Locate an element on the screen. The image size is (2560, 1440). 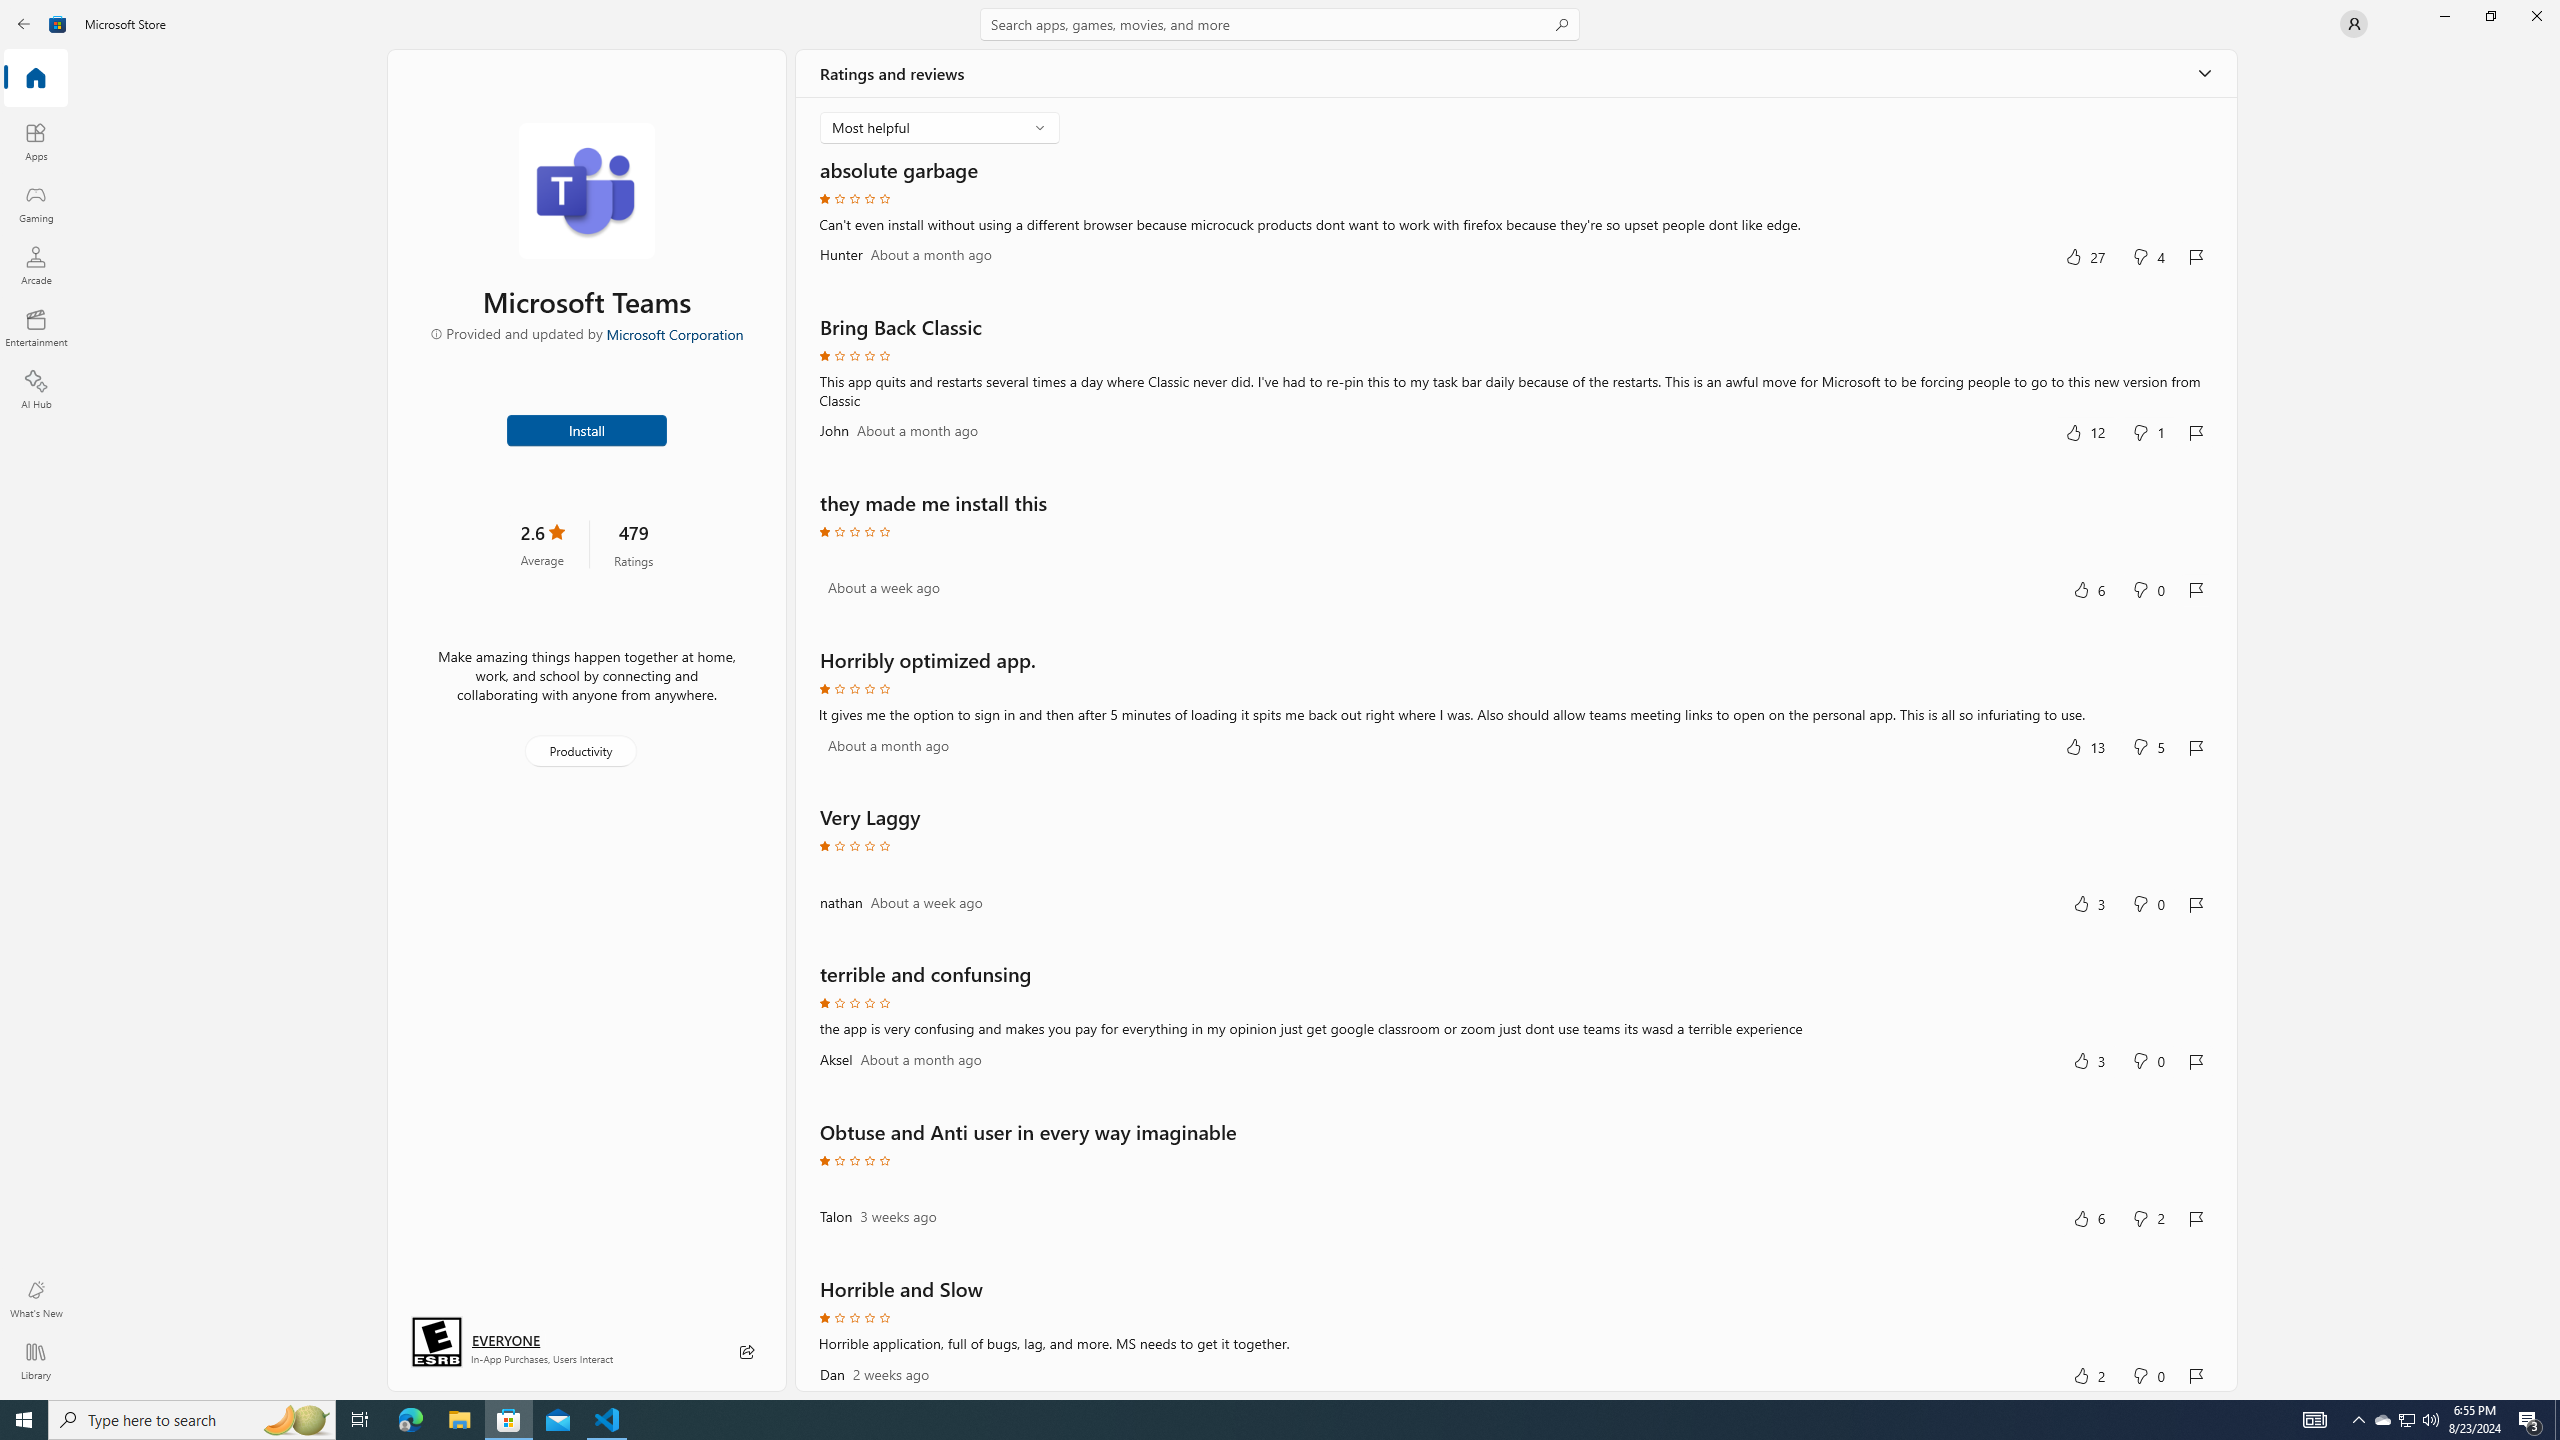
'Yes, this was helpful. 6 votes.' is located at coordinates (2087, 1217).